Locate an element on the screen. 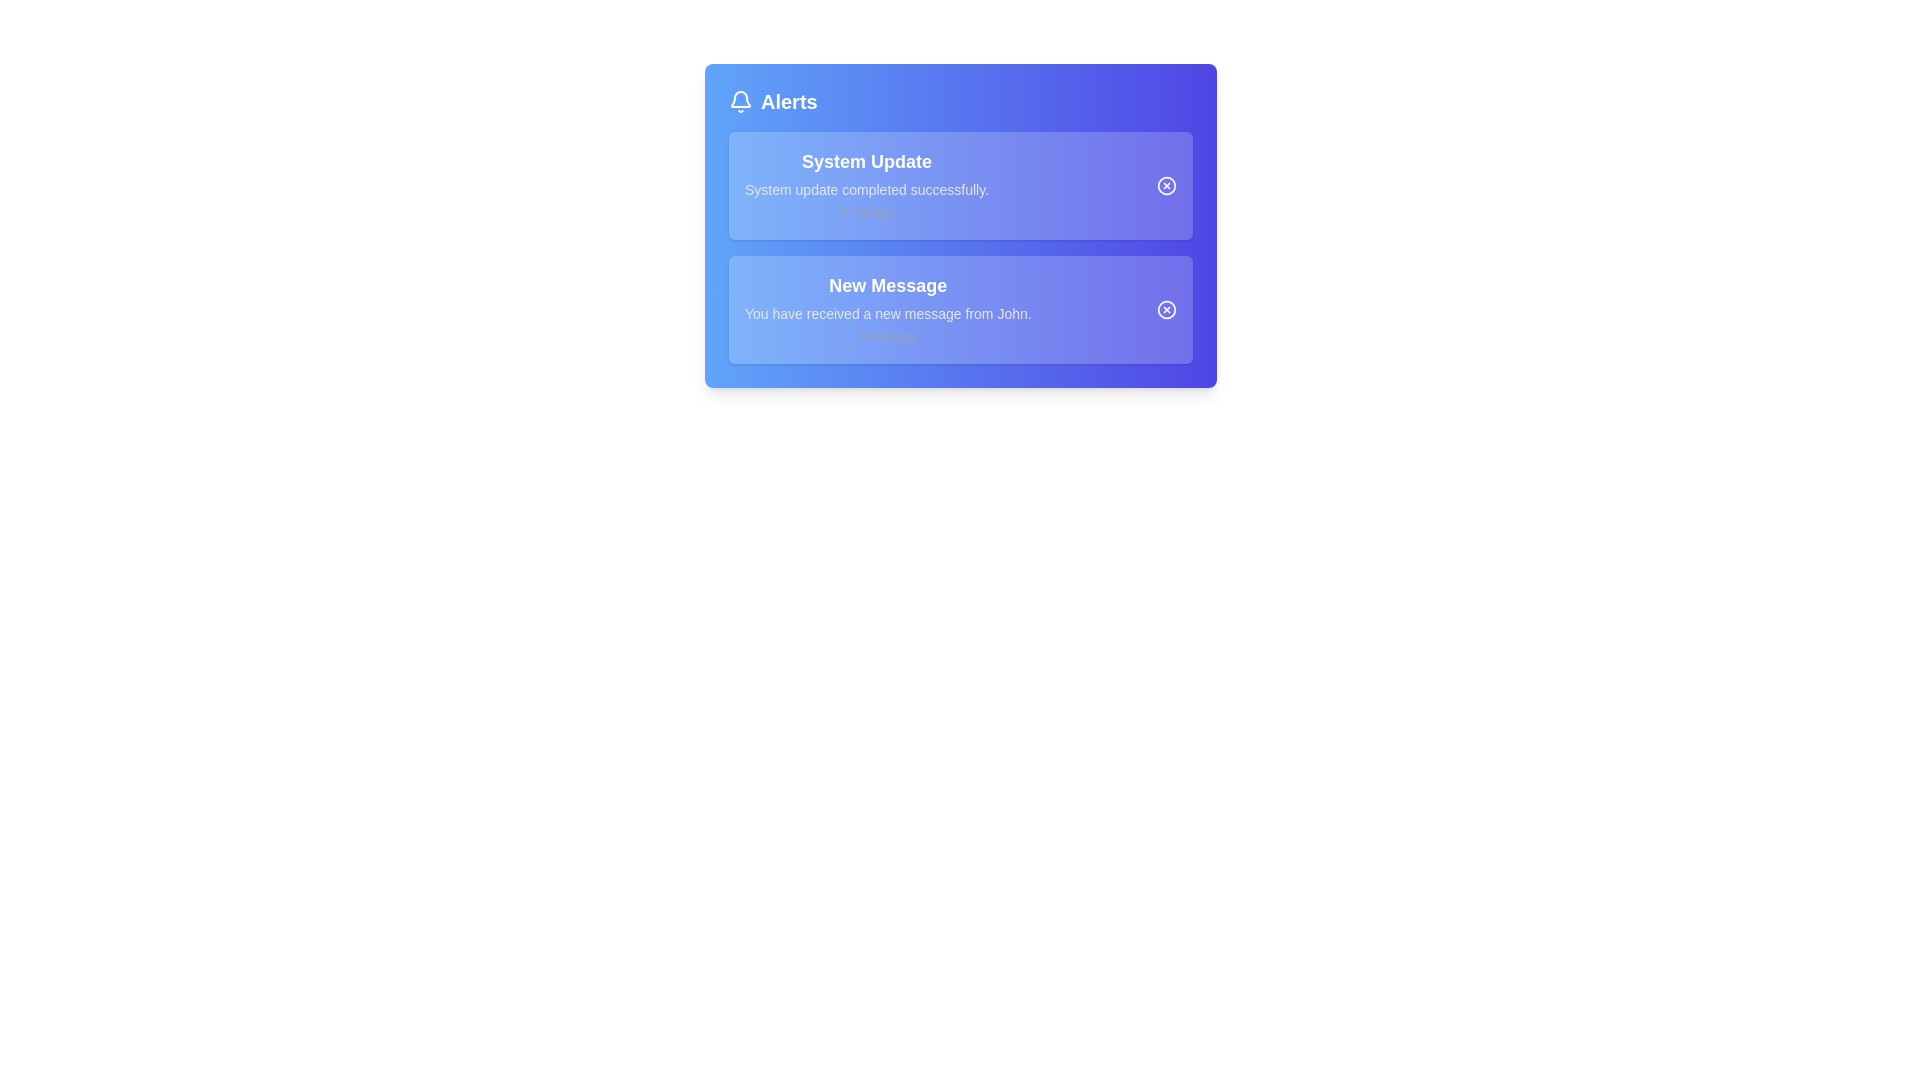  the notification bell icon with a white outline is located at coordinates (739, 101).